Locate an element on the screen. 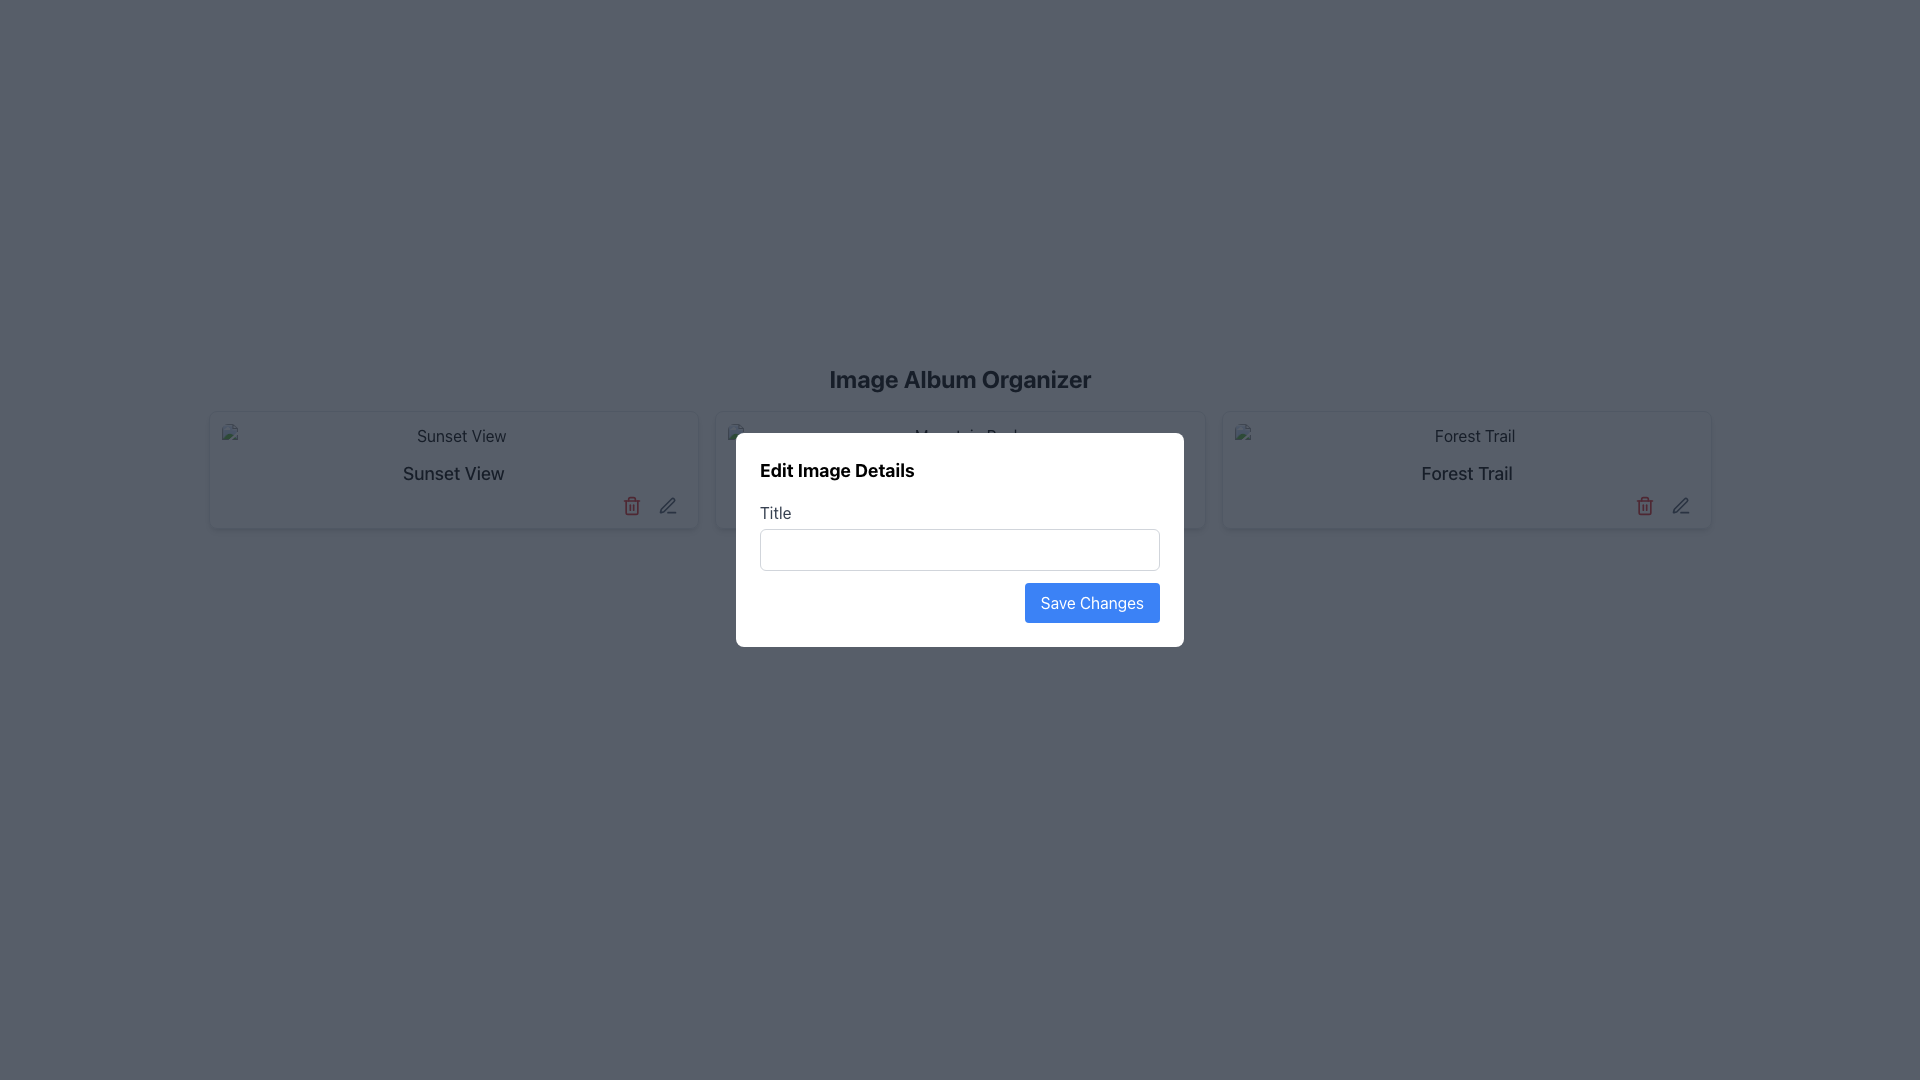 The image size is (1920, 1080). the rectangular card titled 'Forest Trail', which is the last card in a grid layout, showcasing a thumbnail image and bold text is located at coordinates (1467, 470).